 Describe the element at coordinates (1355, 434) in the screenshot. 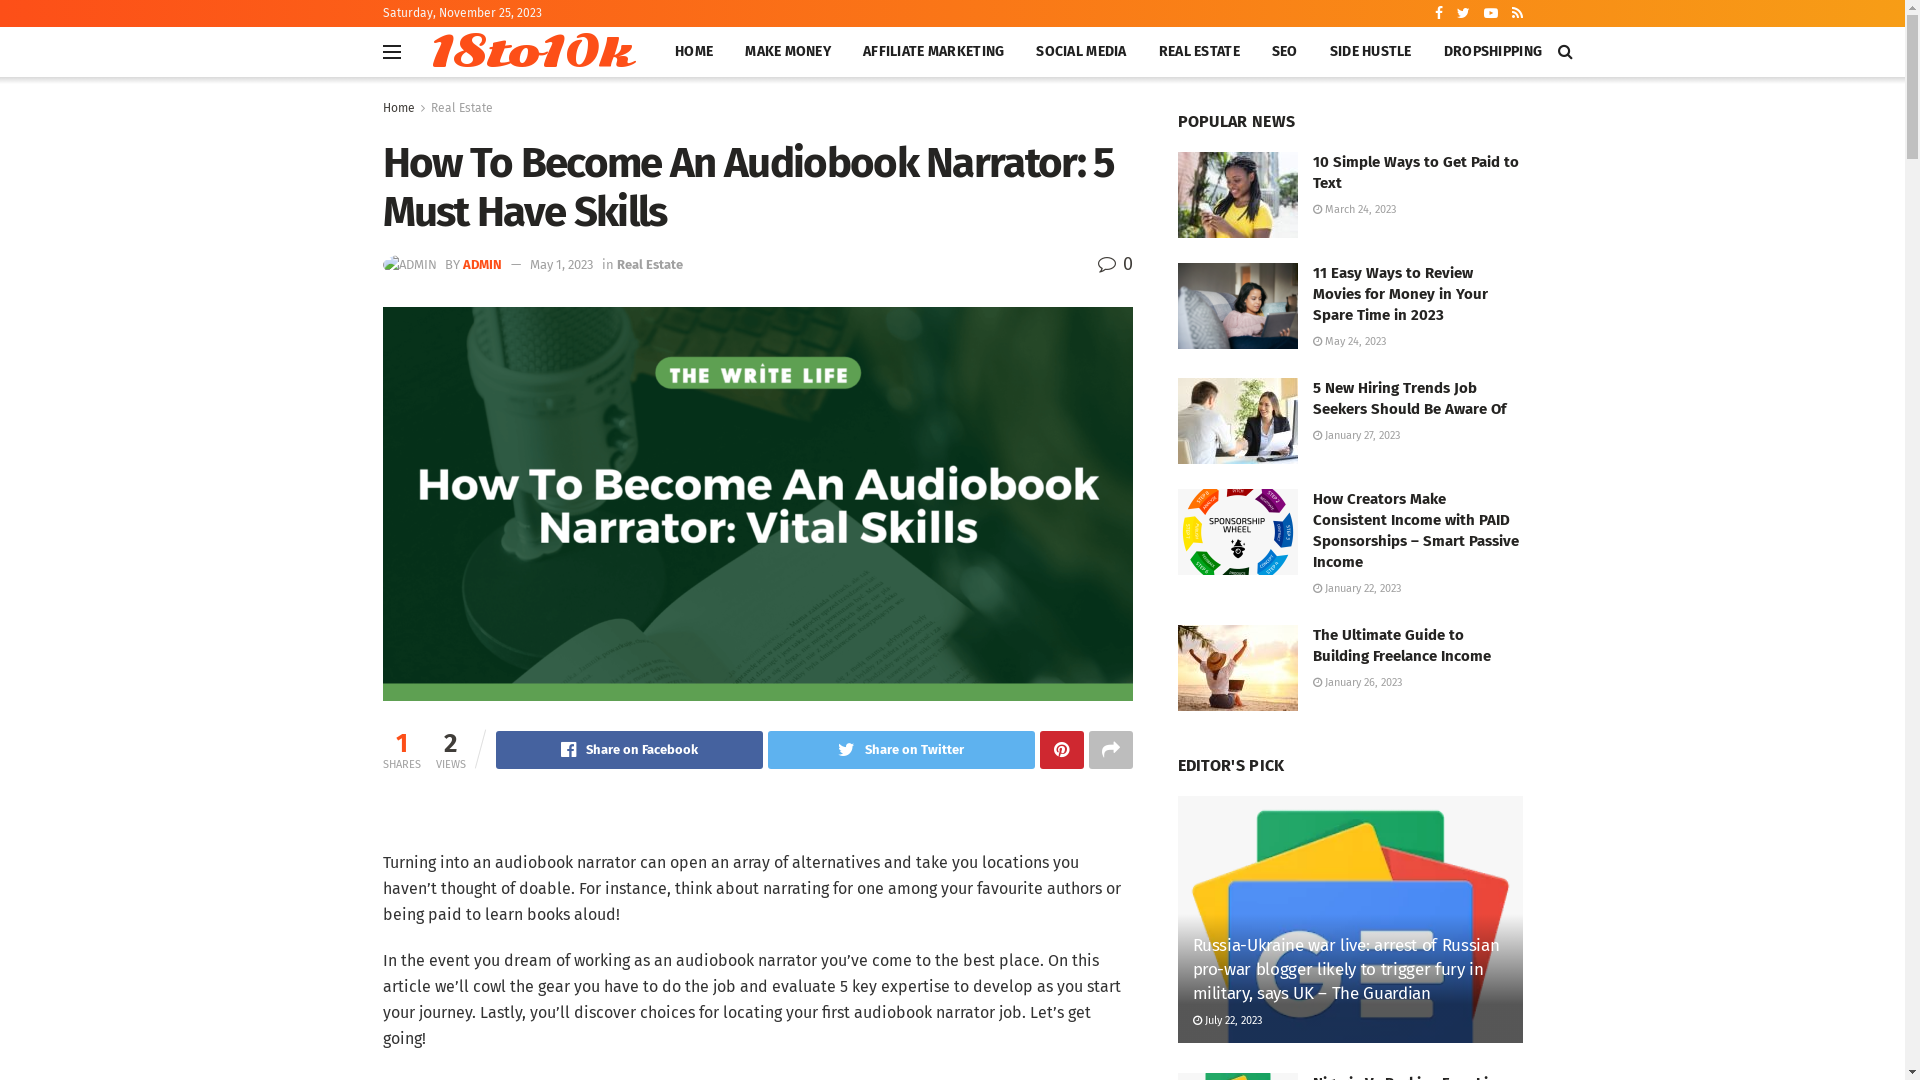

I see `'January 27, 2023'` at that location.